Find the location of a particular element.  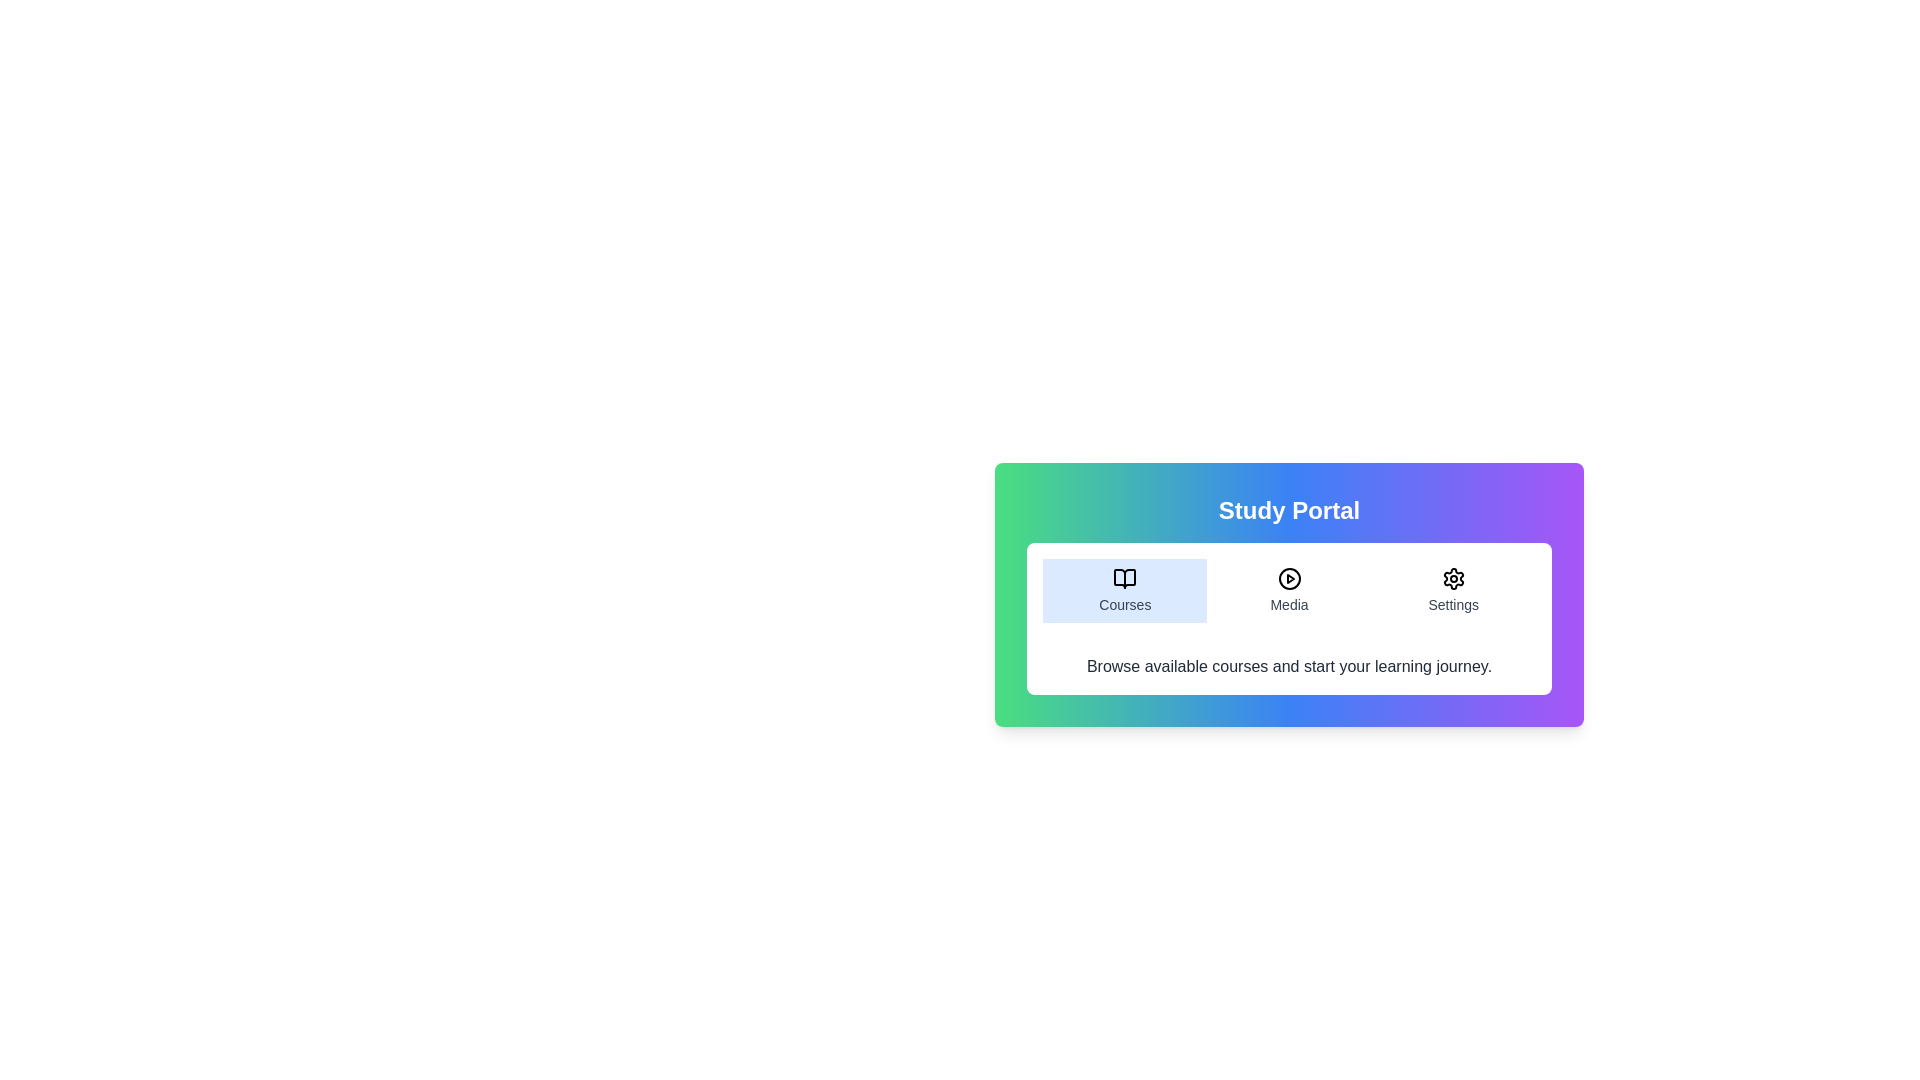

the Courses tab to read its content is located at coordinates (1124, 589).